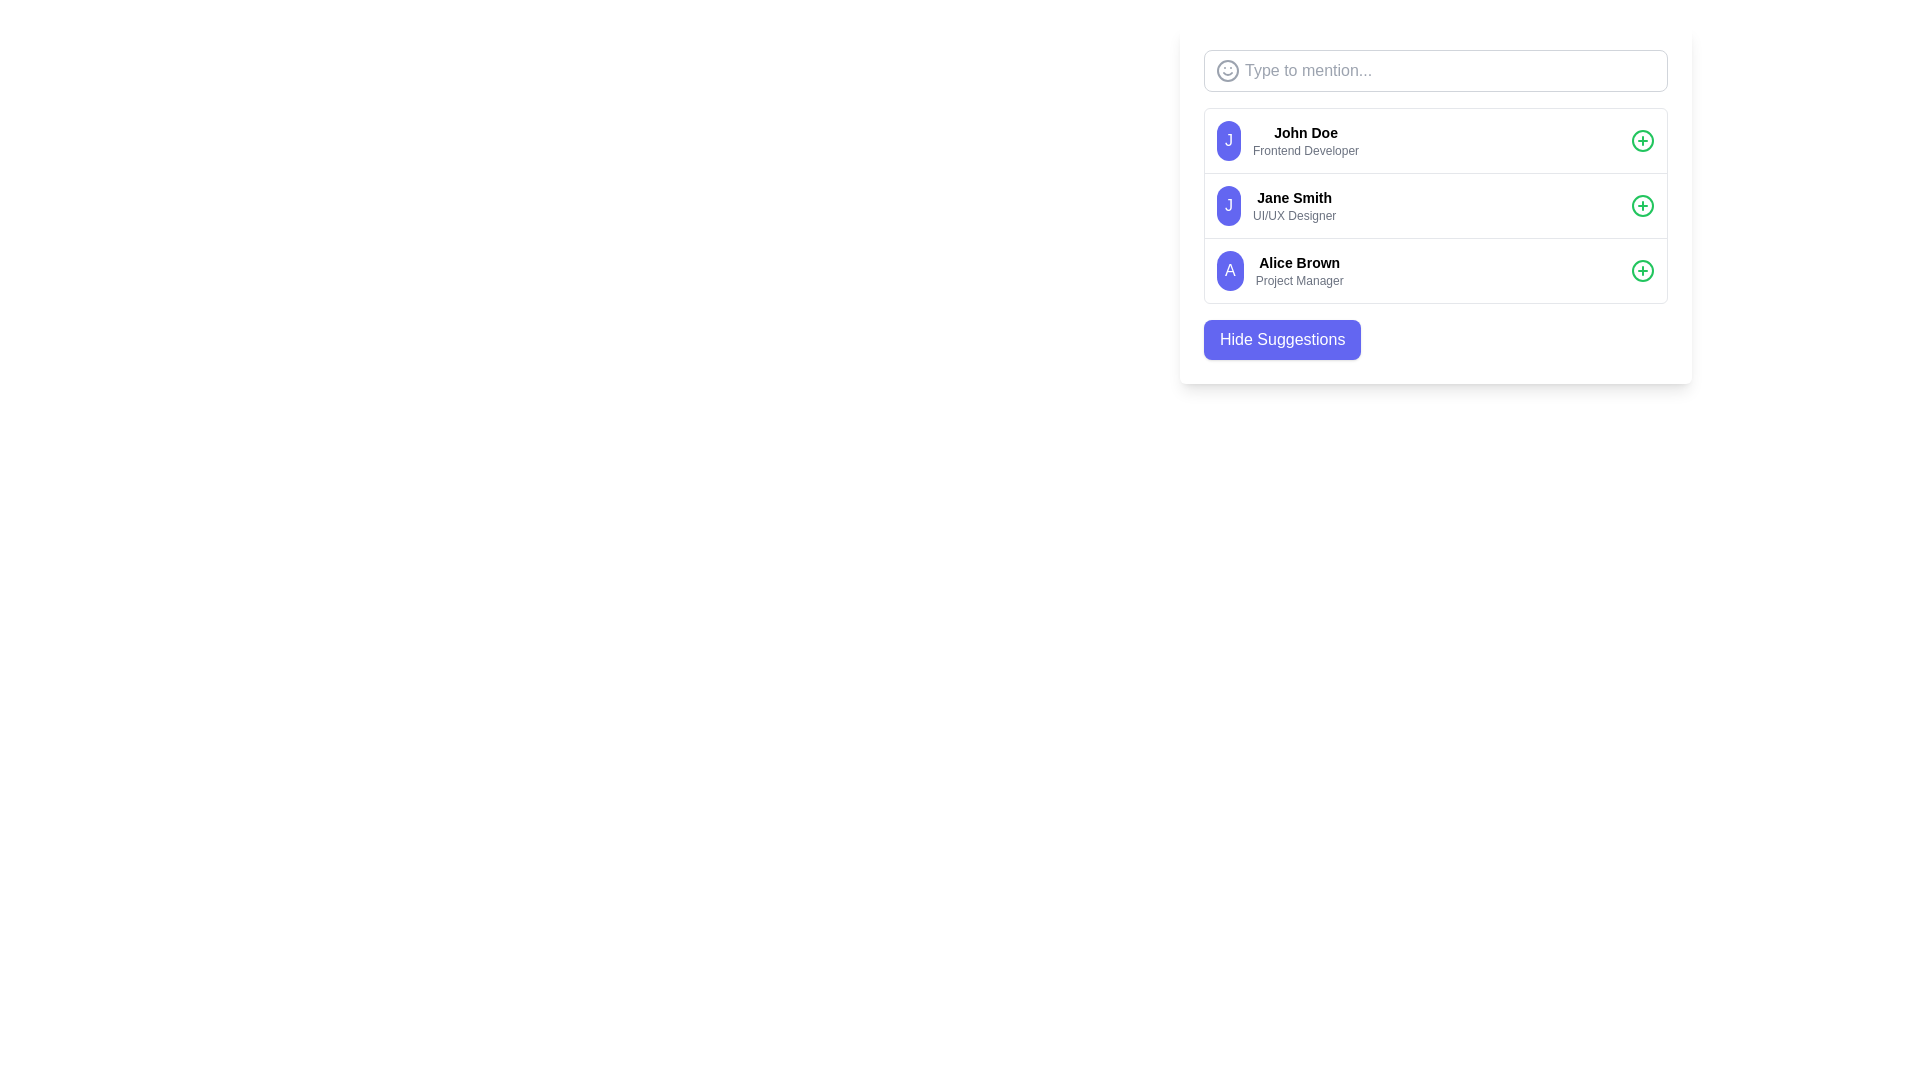 The height and width of the screenshot is (1080, 1920). Describe the element at coordinates (1282, 338) in the screenshot. I see `the button located at the bottom center of the suggestion panel to hide the suggestions` at that location.